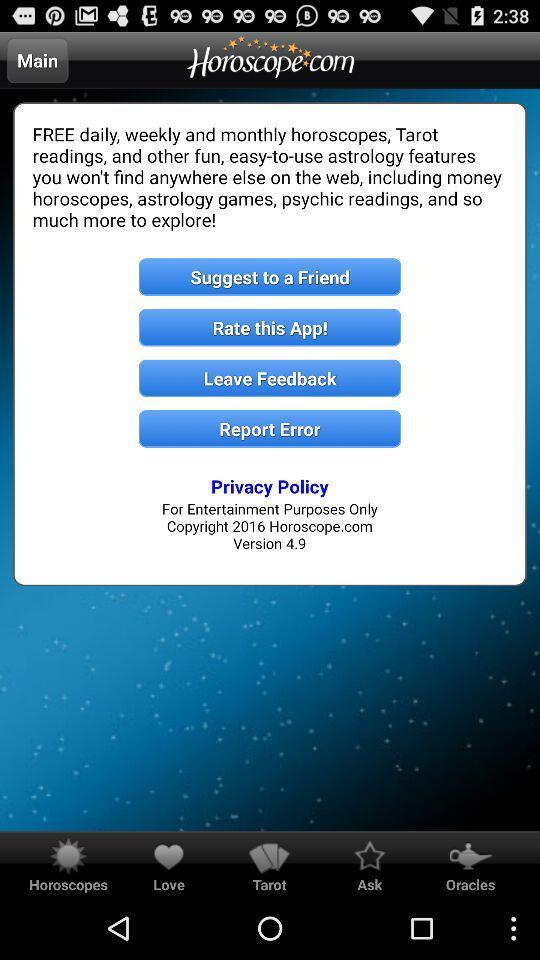  What do you see at coordinates (270, 276) in the screenshot?
I see `suggest to a` at bounding box center [270, 276].